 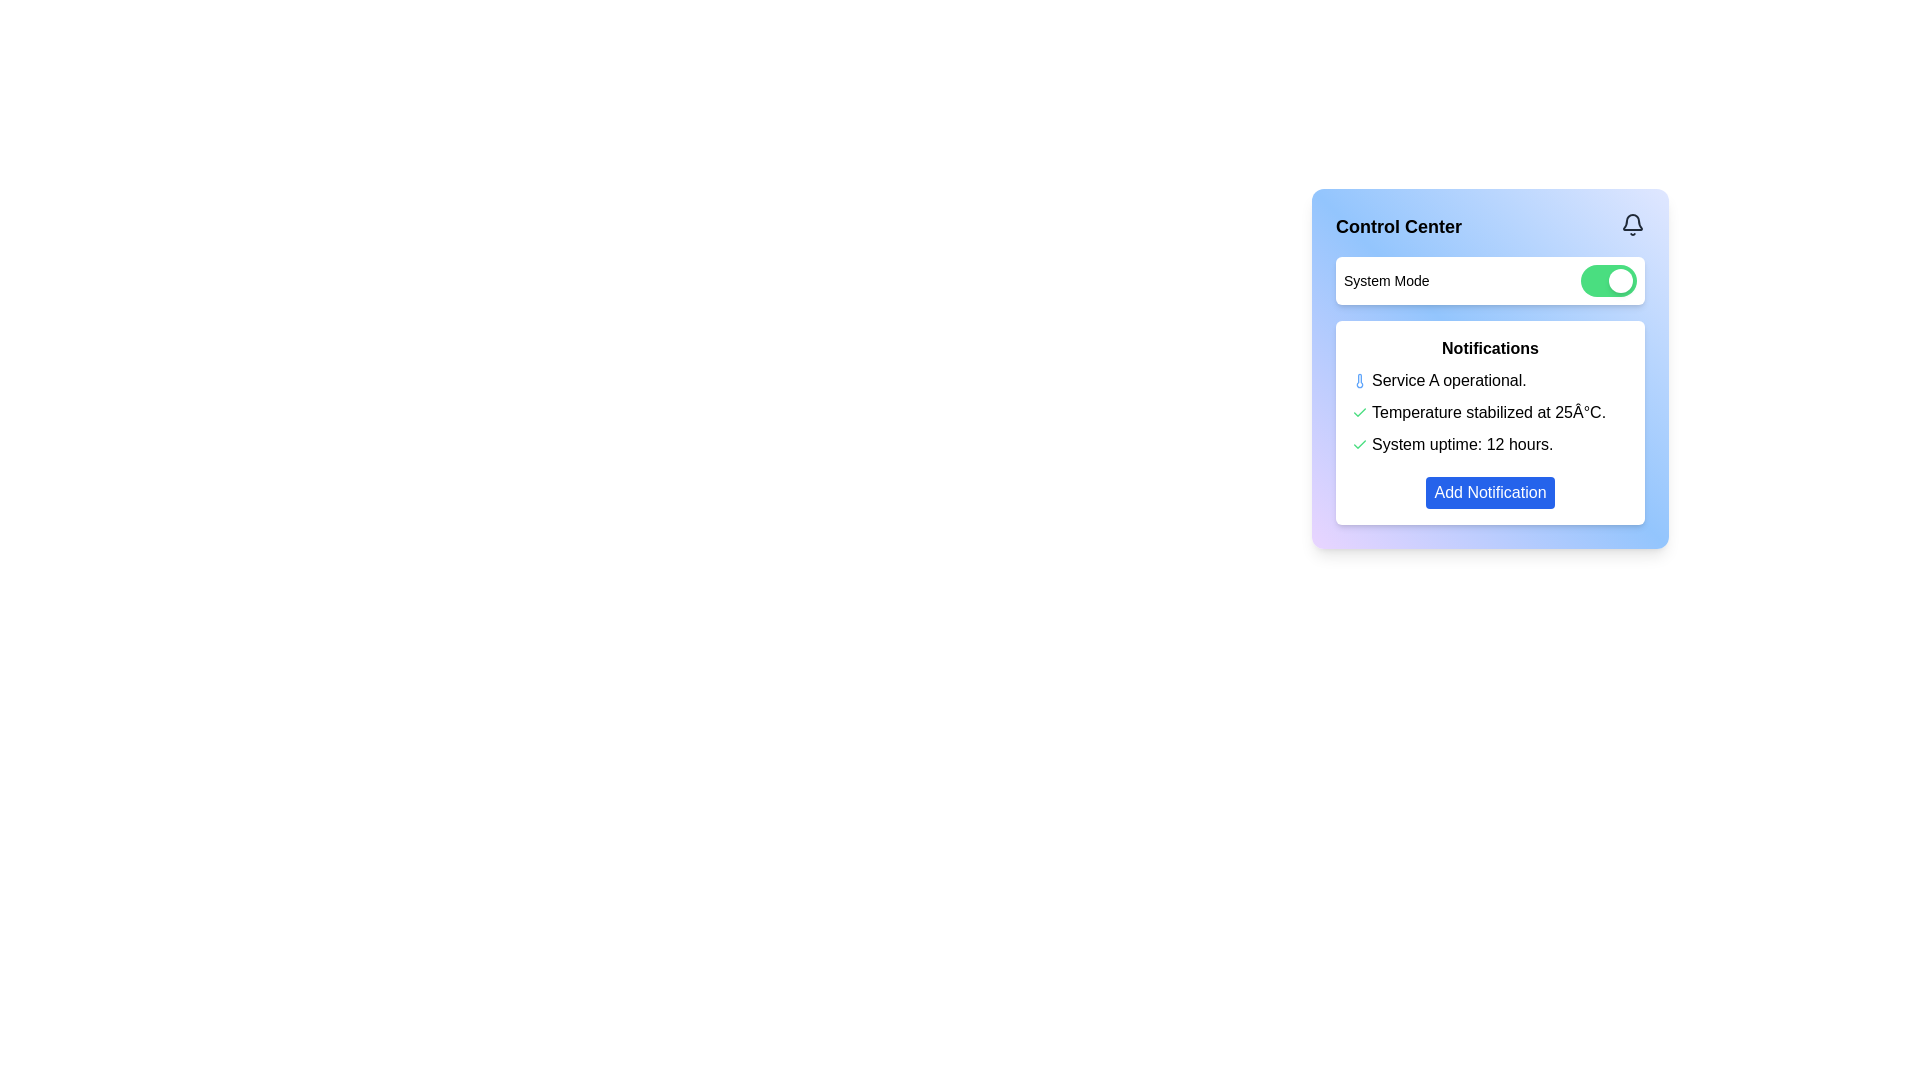 What do you see at coordinates (1490, 347) in the screenshot?
I see `the Text Label element` at bounding box center [1490, 347].